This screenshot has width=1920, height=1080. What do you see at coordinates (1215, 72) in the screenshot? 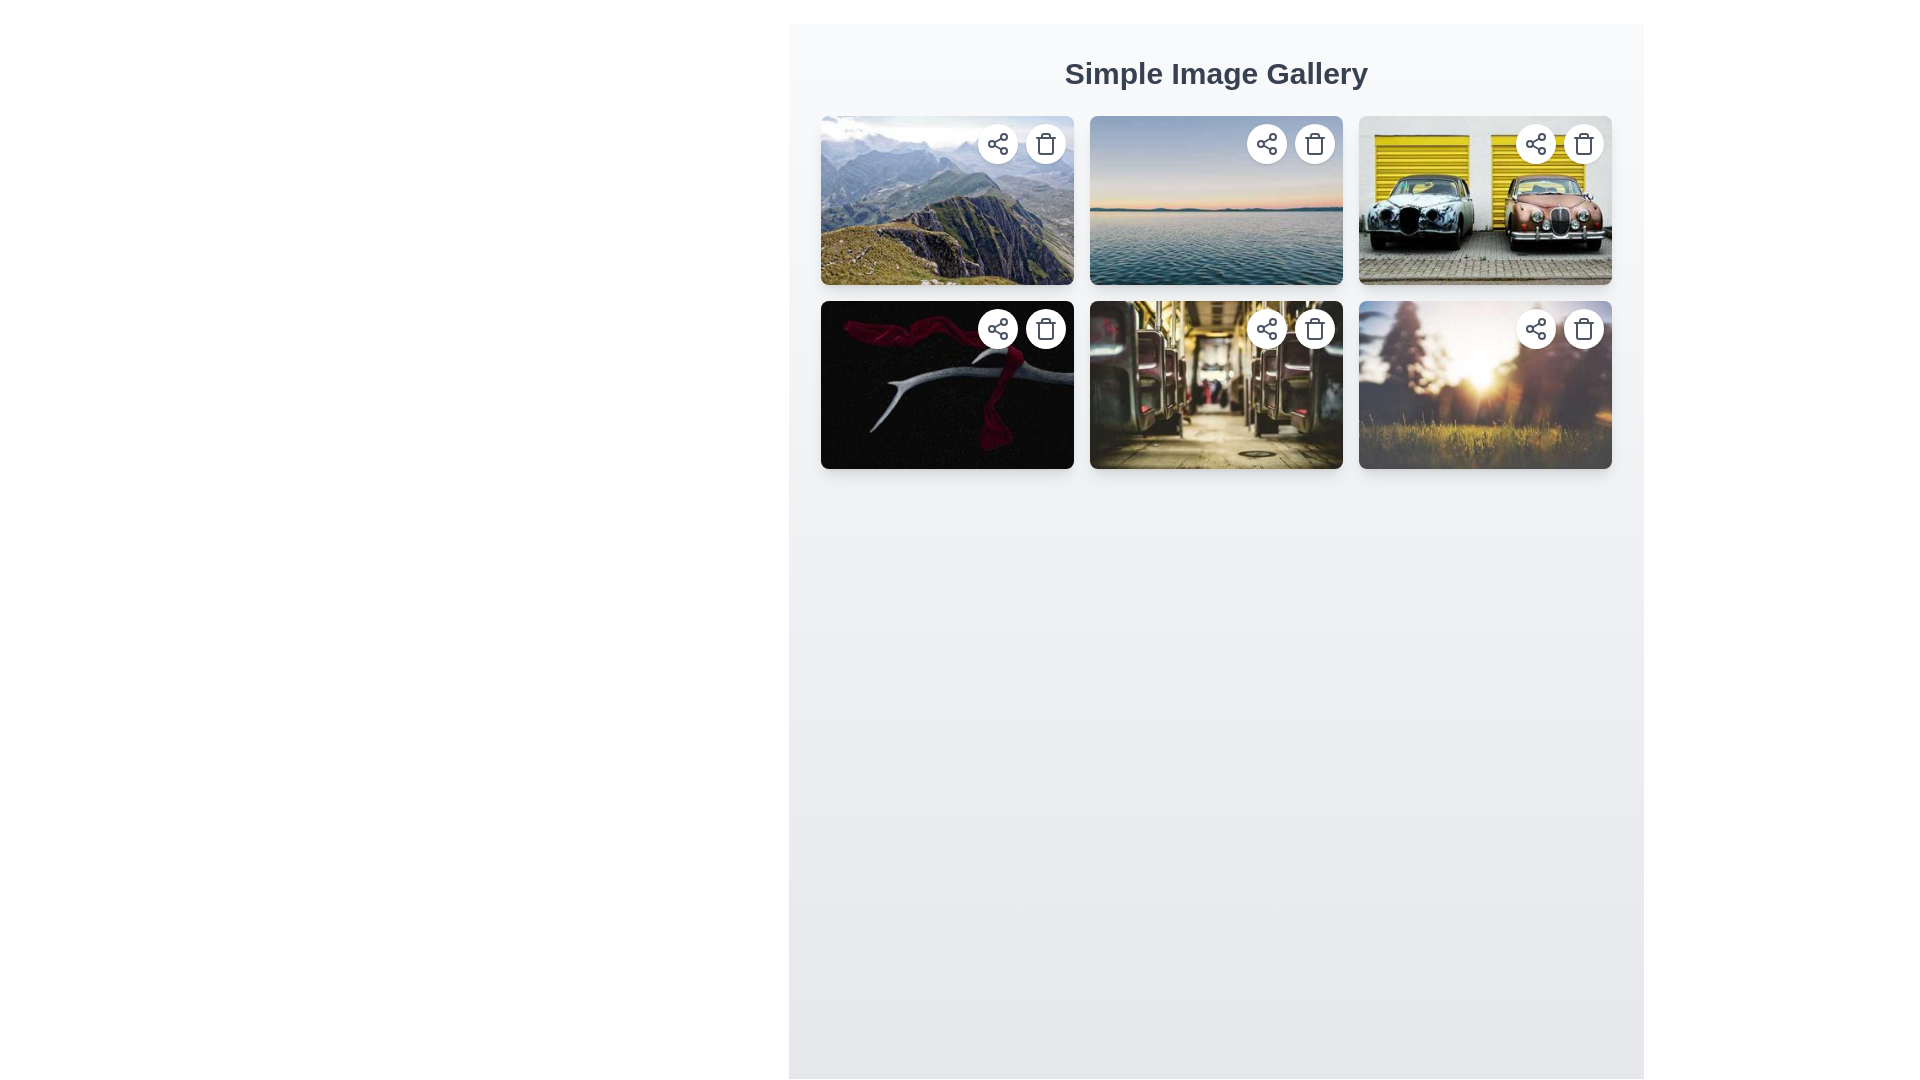
I see `text of the Heading element located at the top of the interface, which provides context about the page's content and purpose` at bounding box center [1215, 72].